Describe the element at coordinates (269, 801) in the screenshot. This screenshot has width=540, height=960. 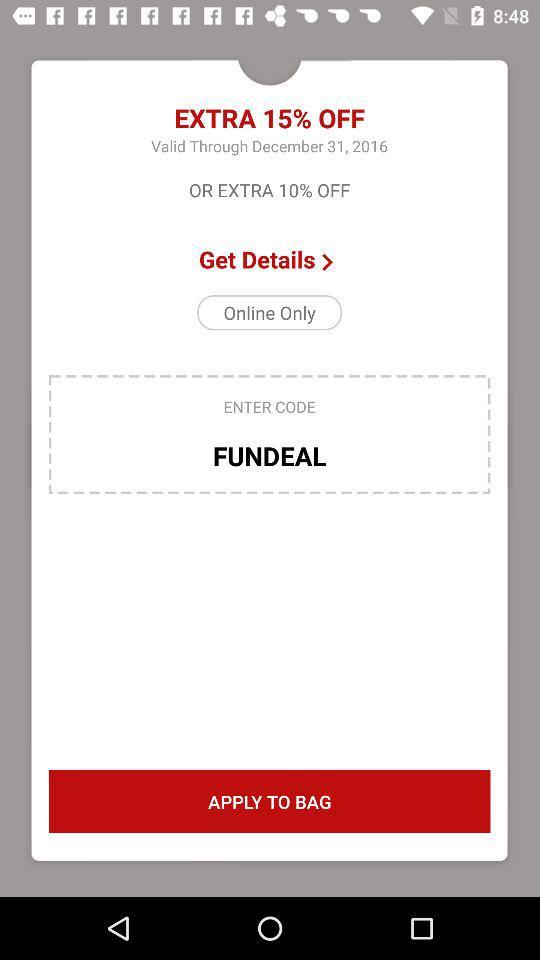
I see `icon below the fundeal item` at that location.